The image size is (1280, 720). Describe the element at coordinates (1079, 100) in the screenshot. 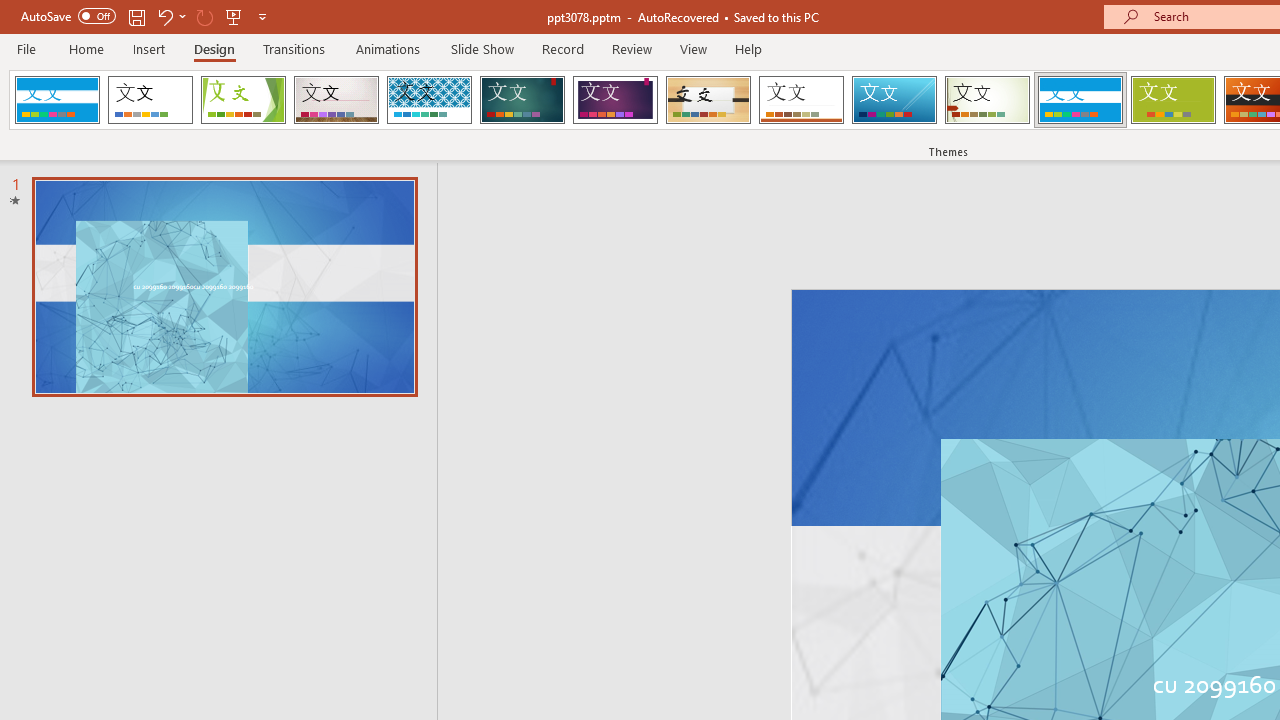

I see `'Banded'` at that location.